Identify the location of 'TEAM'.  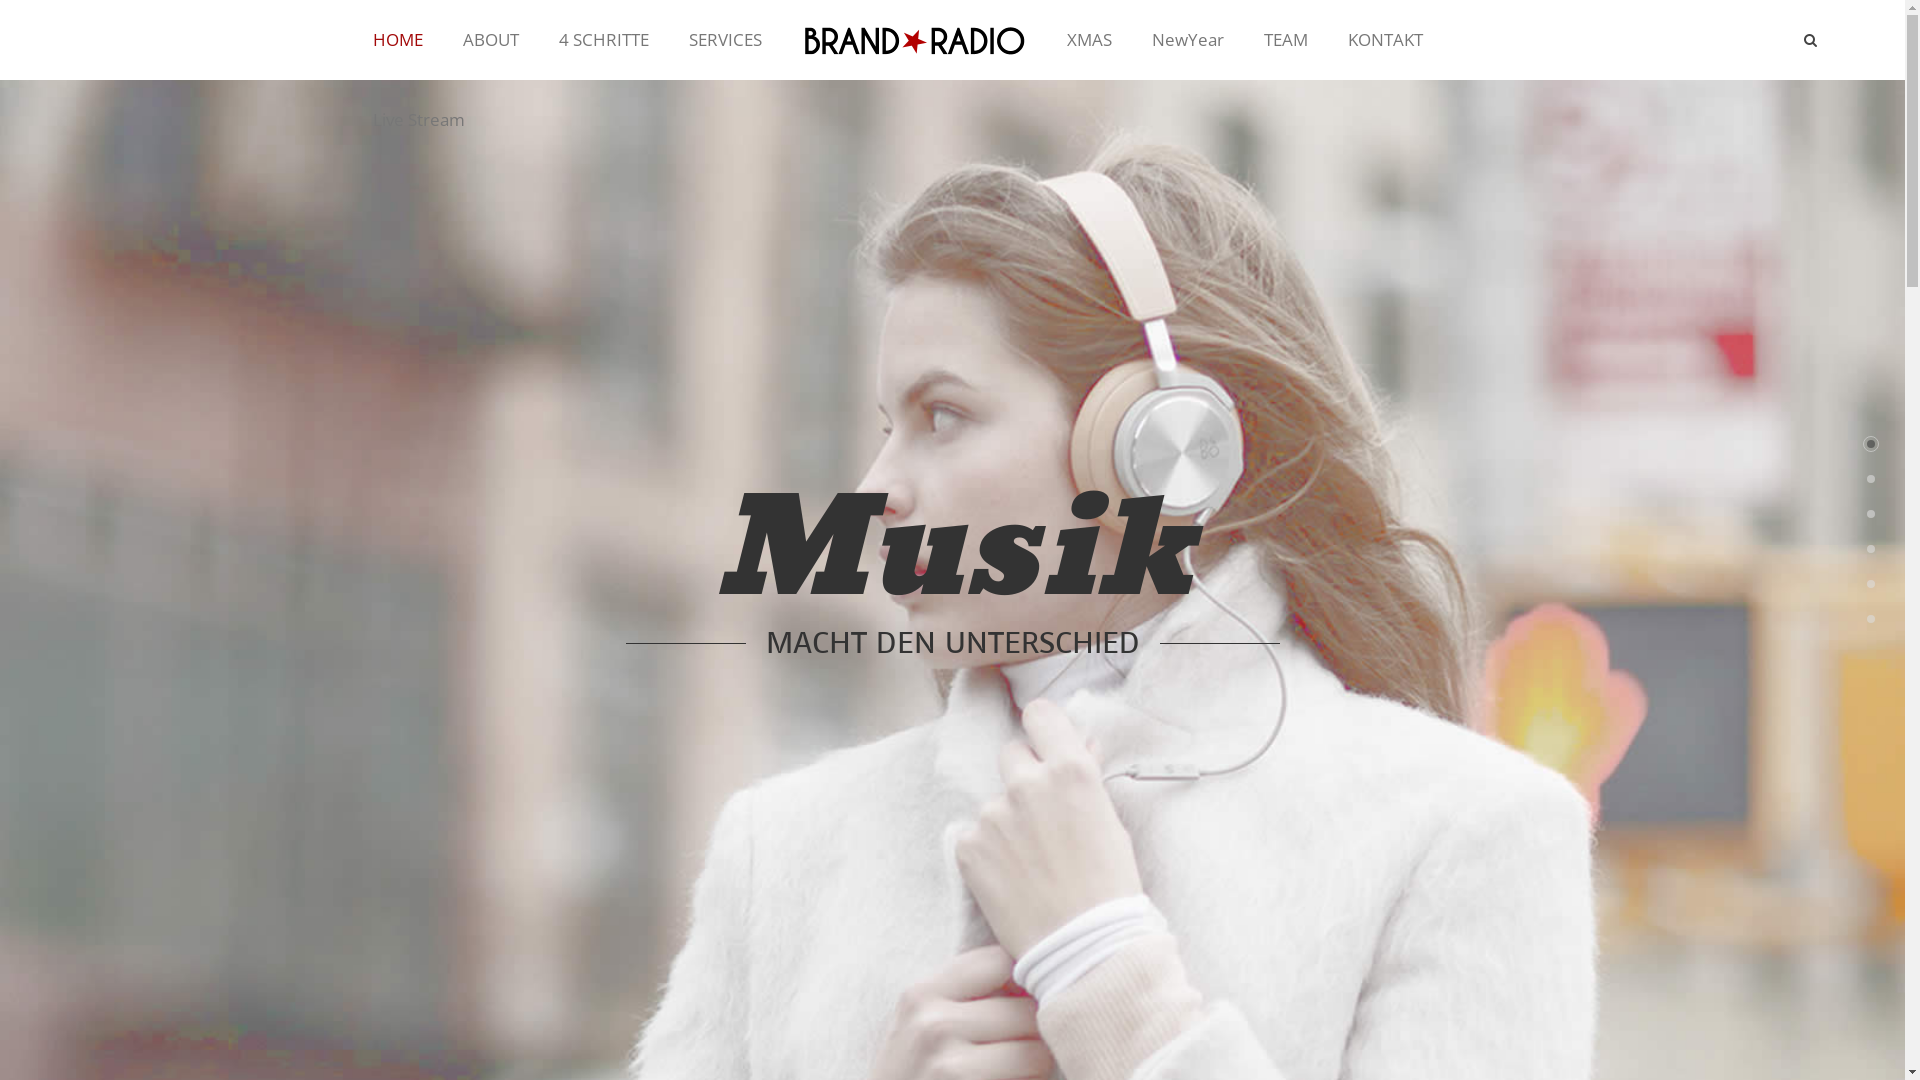
(1286, 39).